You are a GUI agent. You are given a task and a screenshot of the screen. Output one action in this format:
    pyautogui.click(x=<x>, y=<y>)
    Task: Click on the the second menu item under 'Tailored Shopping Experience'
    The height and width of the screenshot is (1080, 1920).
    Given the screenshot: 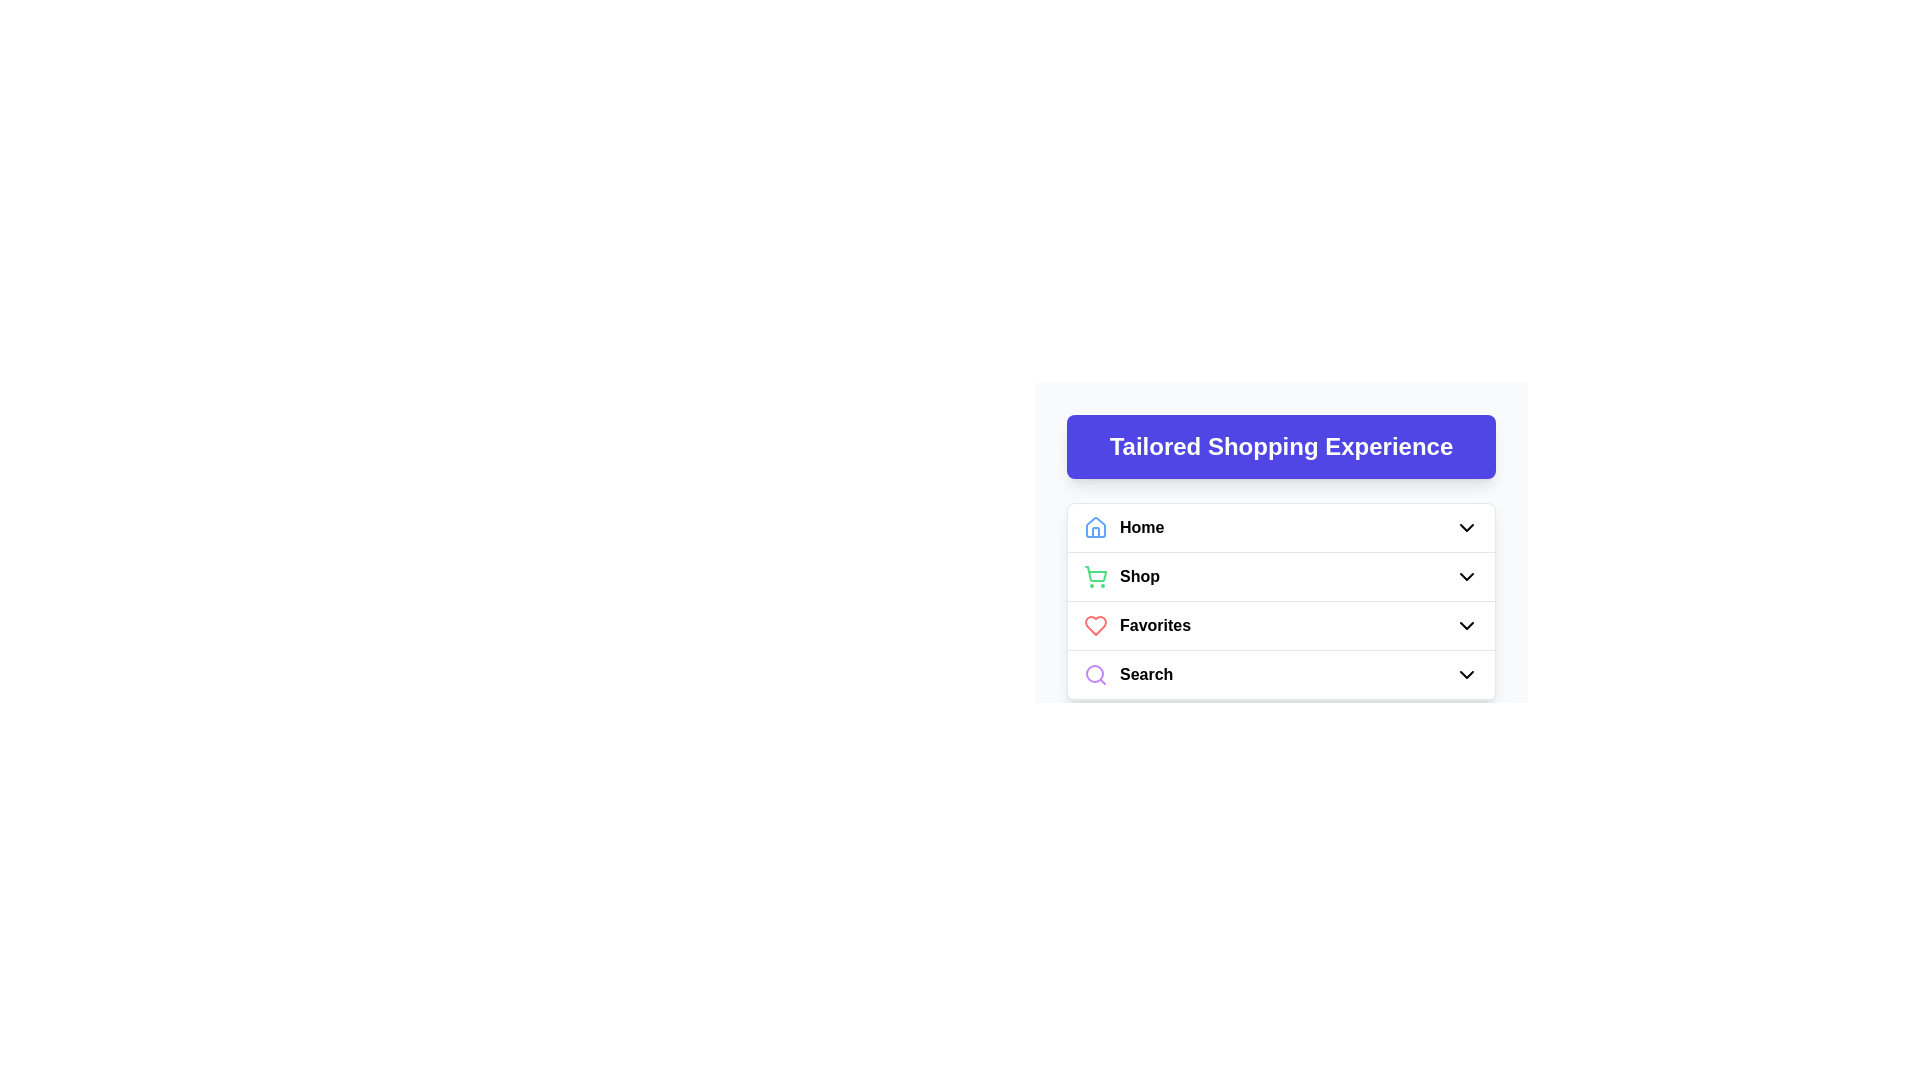 What is the action you would take?
    pyautogui.click(x=1281, y=577)
    